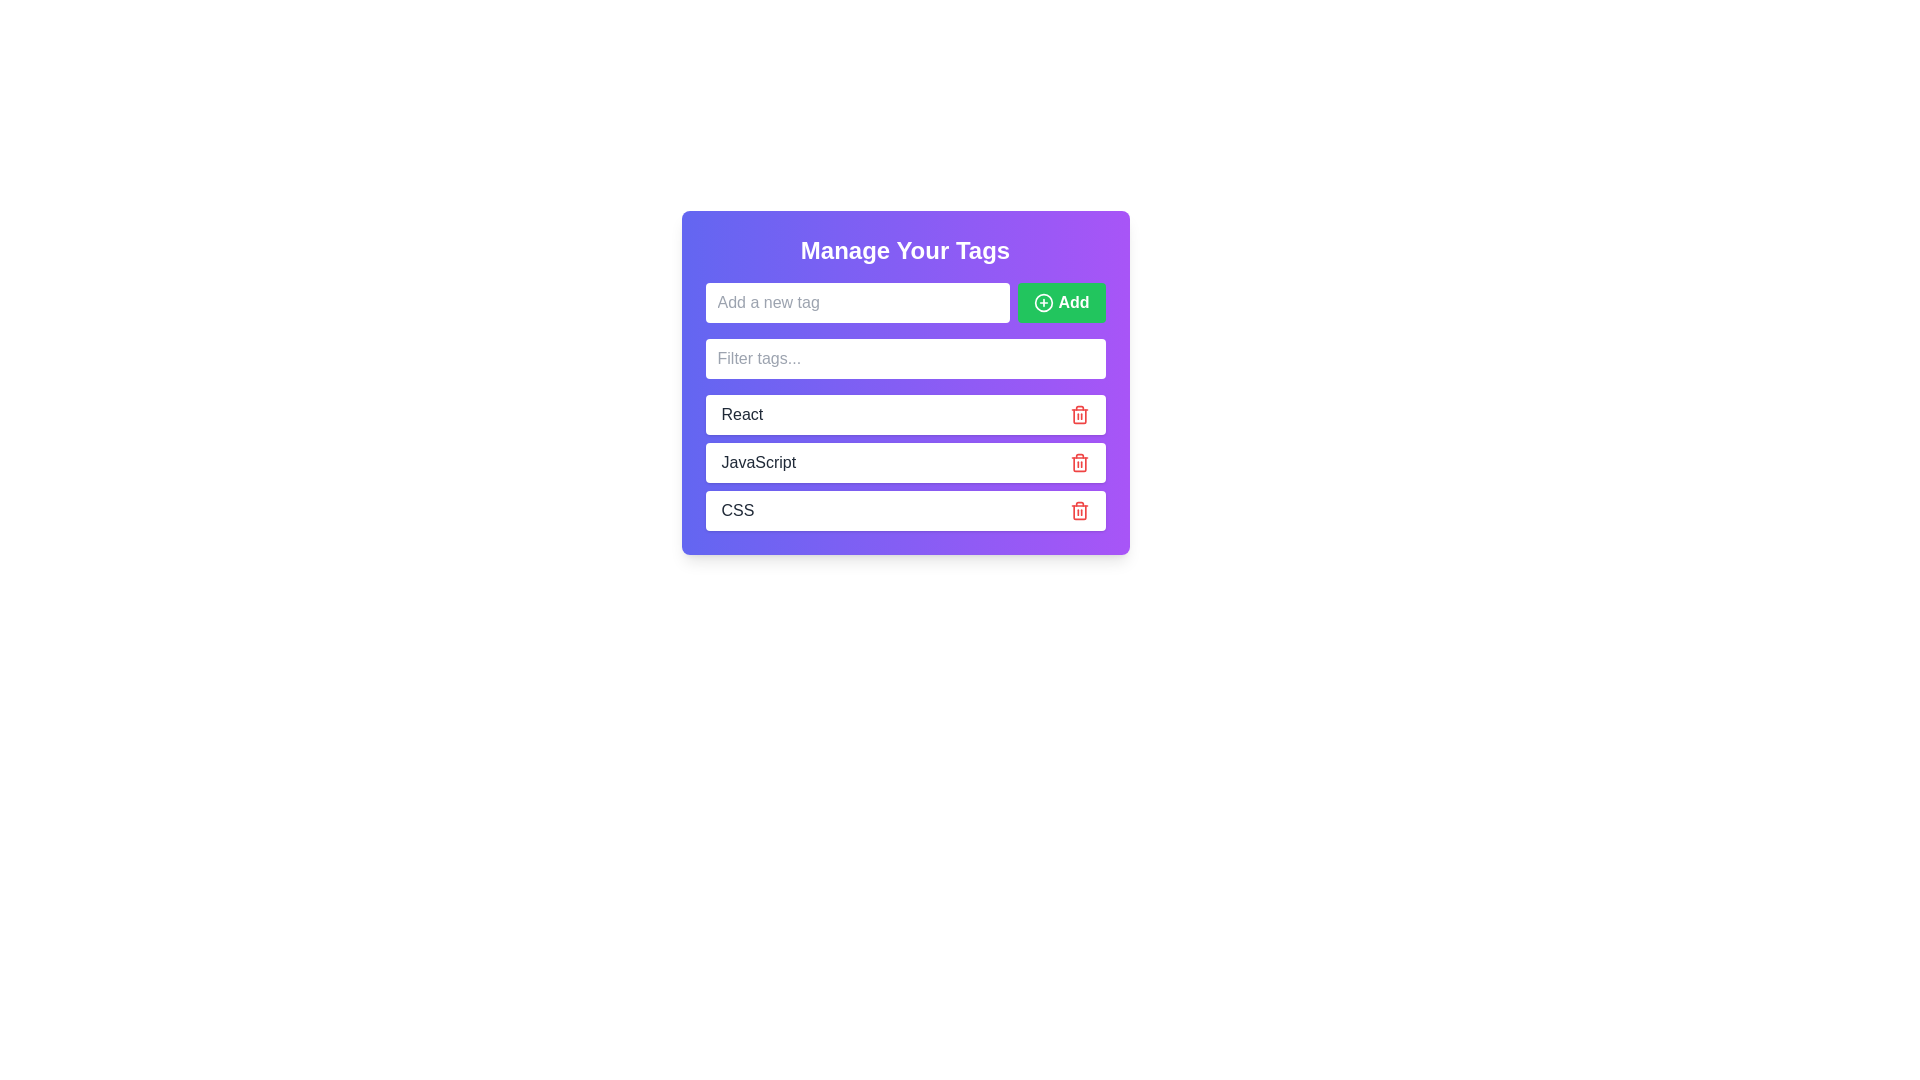 The image size is (1920, 1080). What do you see at coordinates (1060, 303) in the screenshot?
I see `the green 'Add' button with rounded corners and a plus-sign icon` at bounding box center [1060, 303].